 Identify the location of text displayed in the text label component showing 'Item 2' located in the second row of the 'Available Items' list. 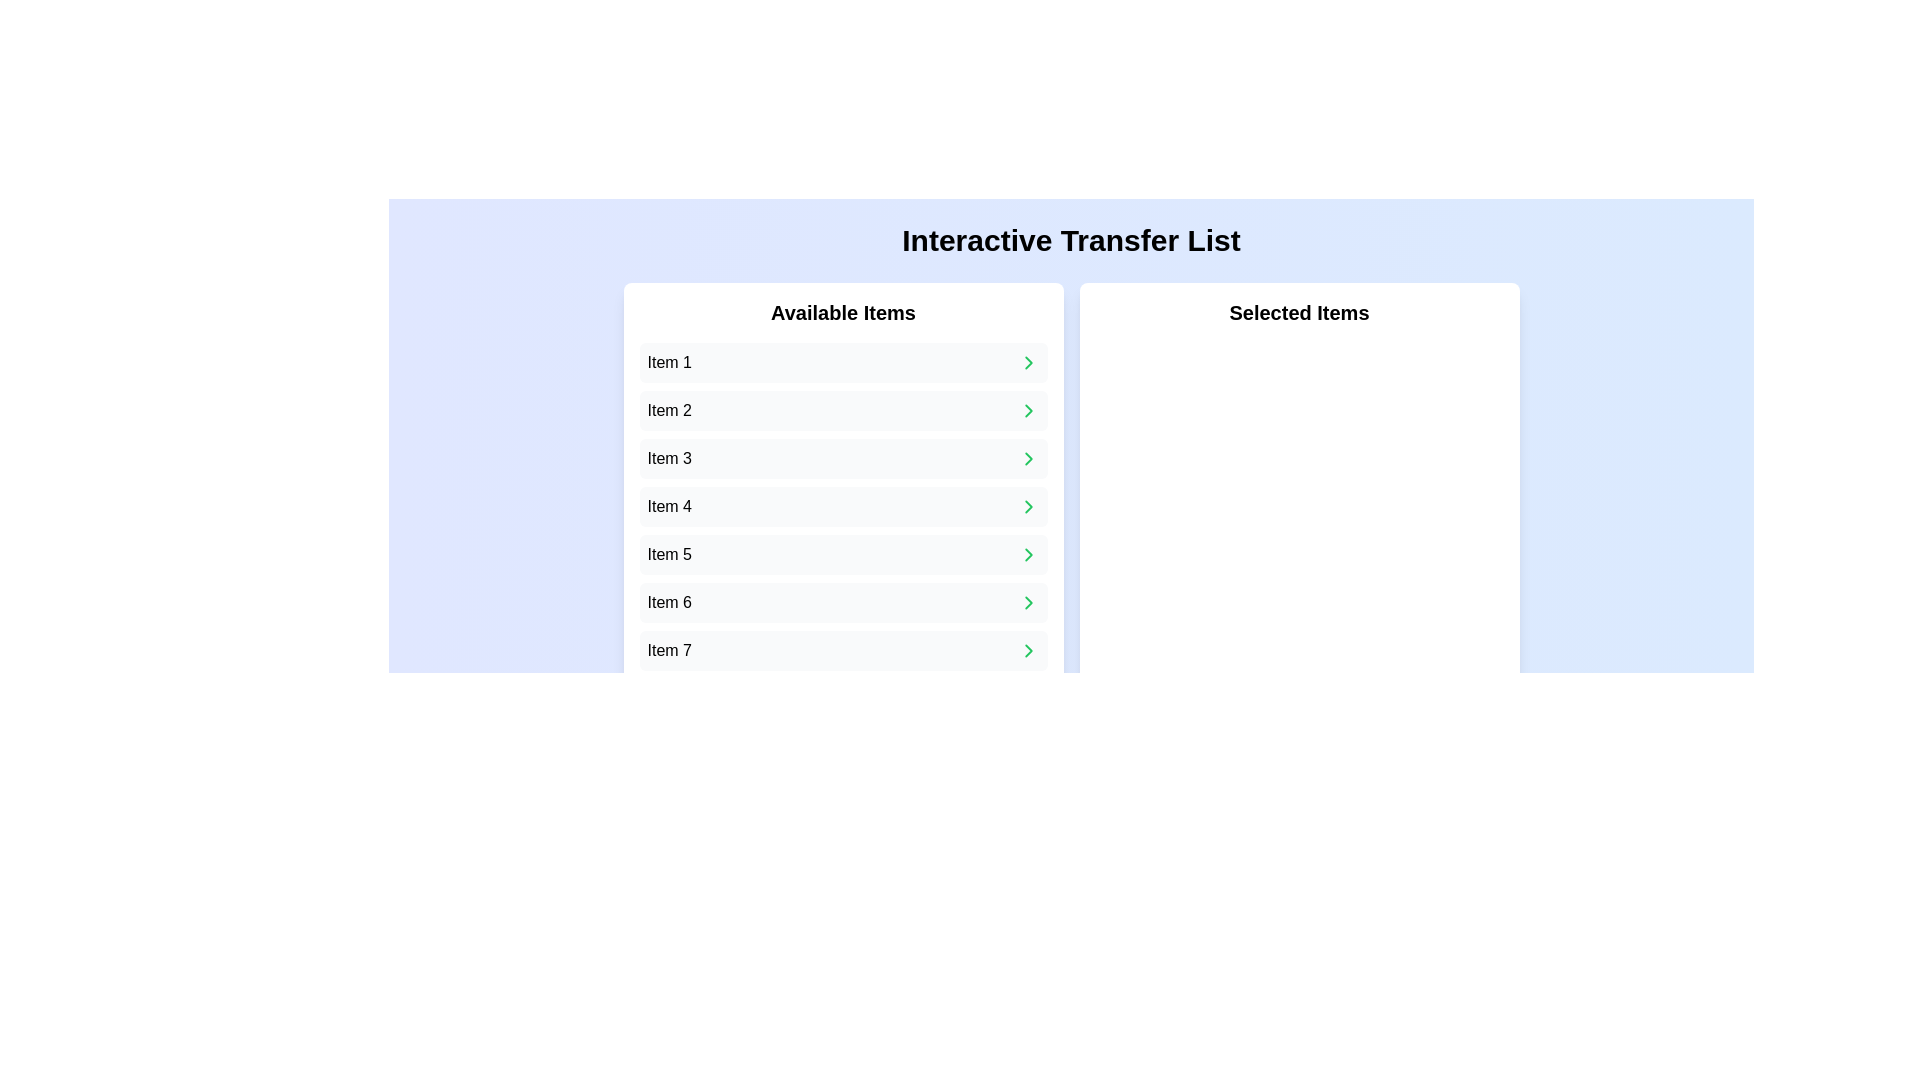
(669, 410).